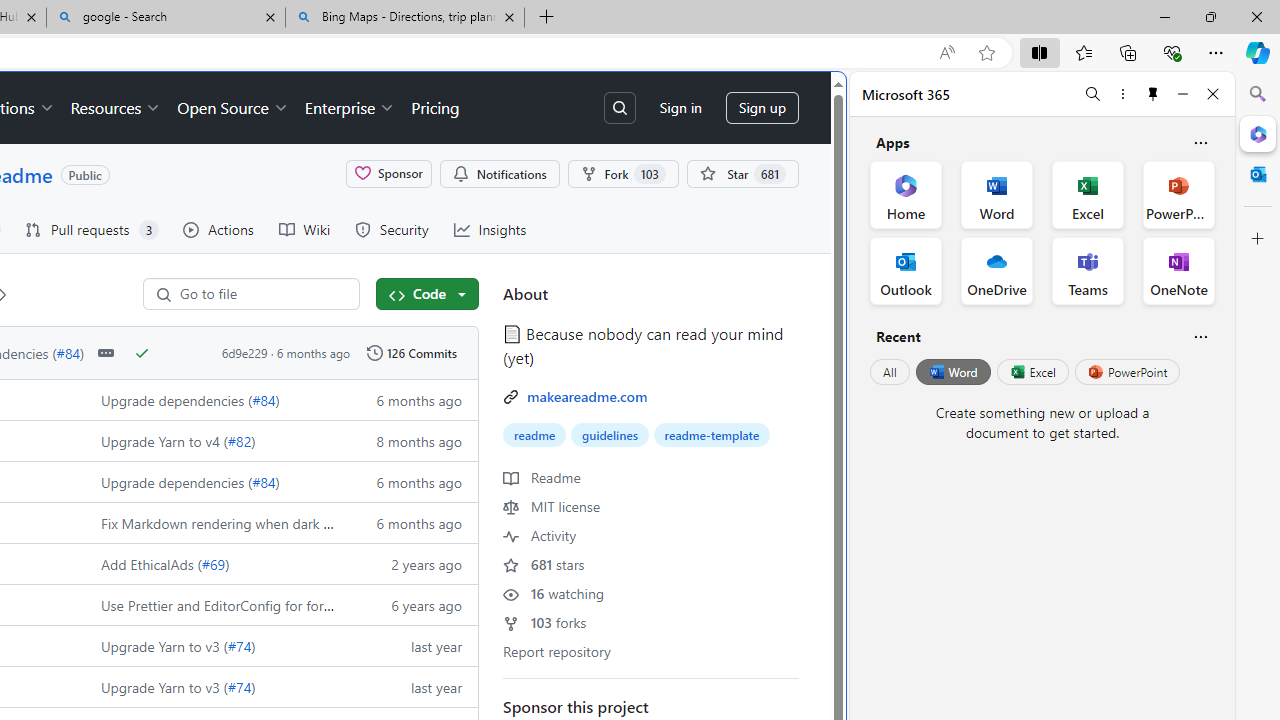 The height and width of the screenshot is (720, 1280). What do you see at coordinates (889, 372) in the screenshot?
I see `'All'` at bounding box center [889, 372].